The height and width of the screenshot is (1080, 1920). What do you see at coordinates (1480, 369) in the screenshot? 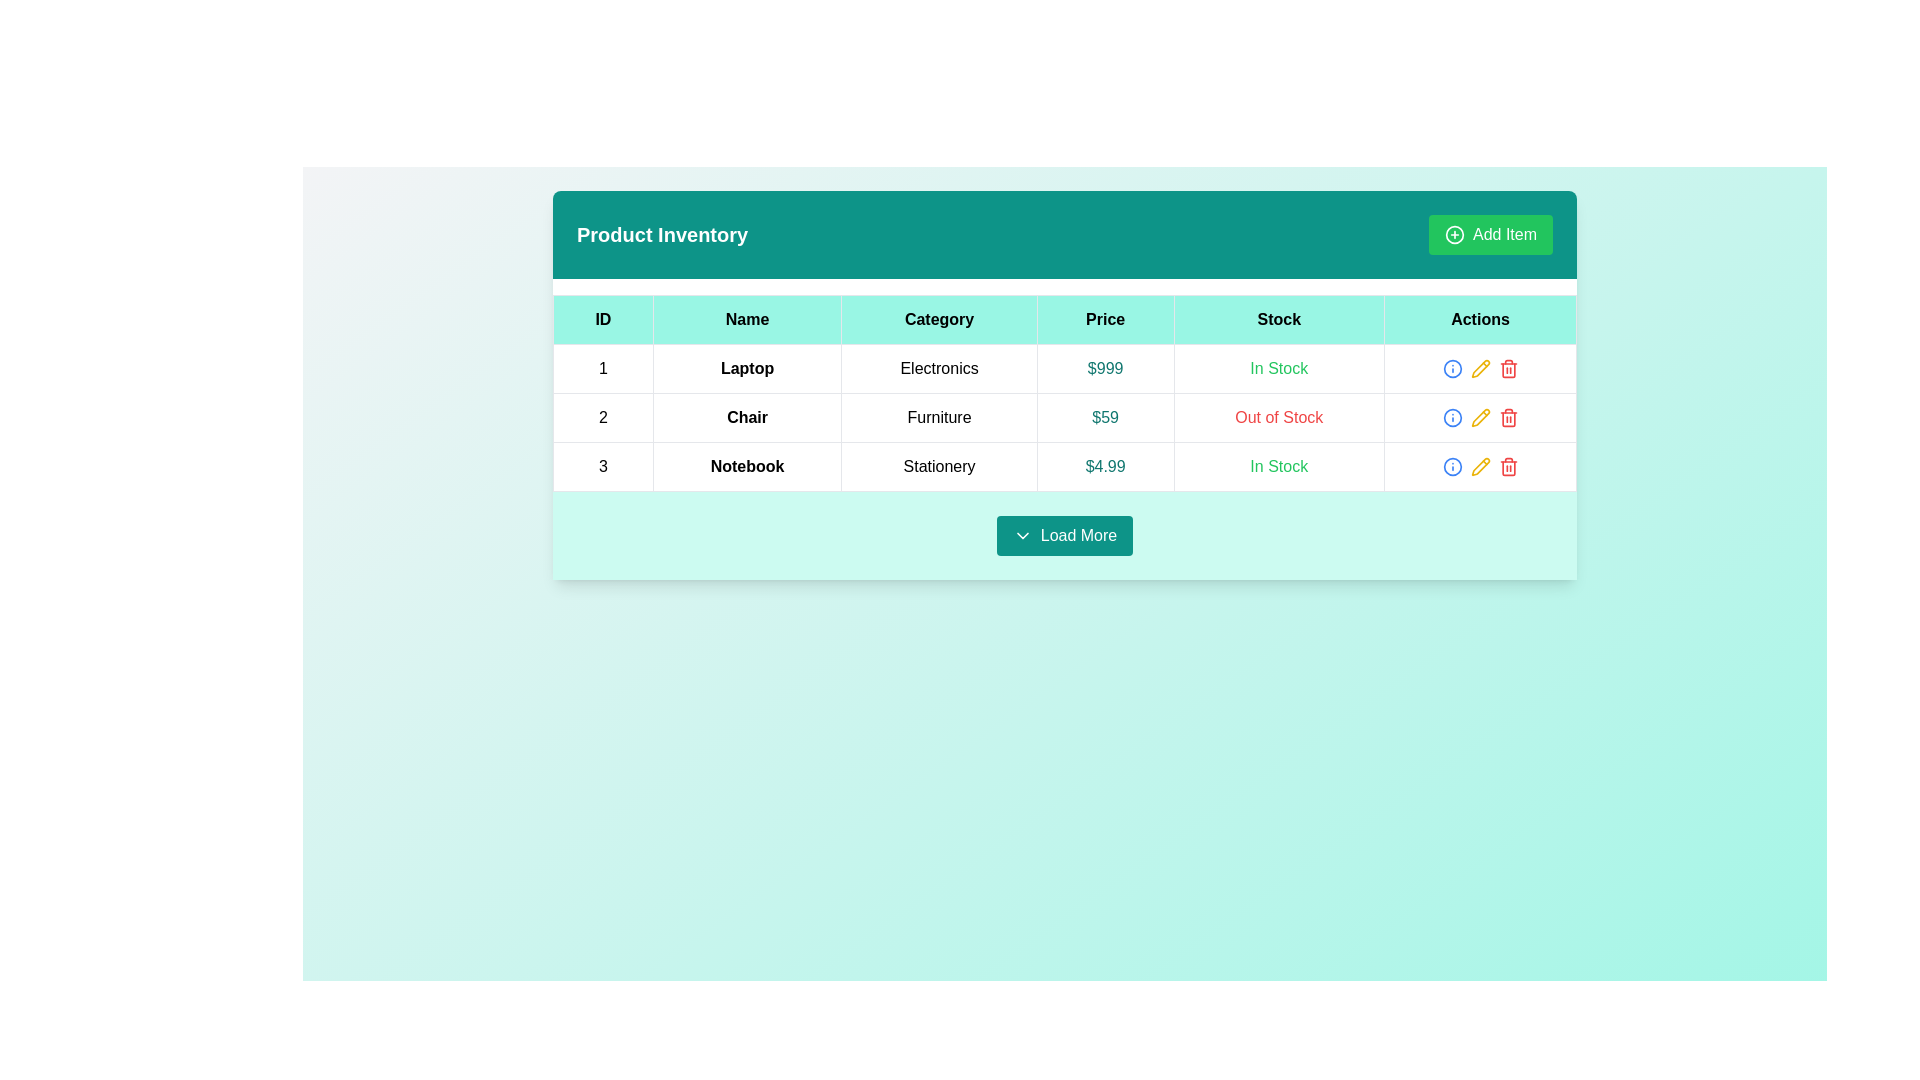
I see `the yellow pencil icon in the 'Actions' column of the product inventory table to initiate edit mode` at bounding box center [1480, 369].